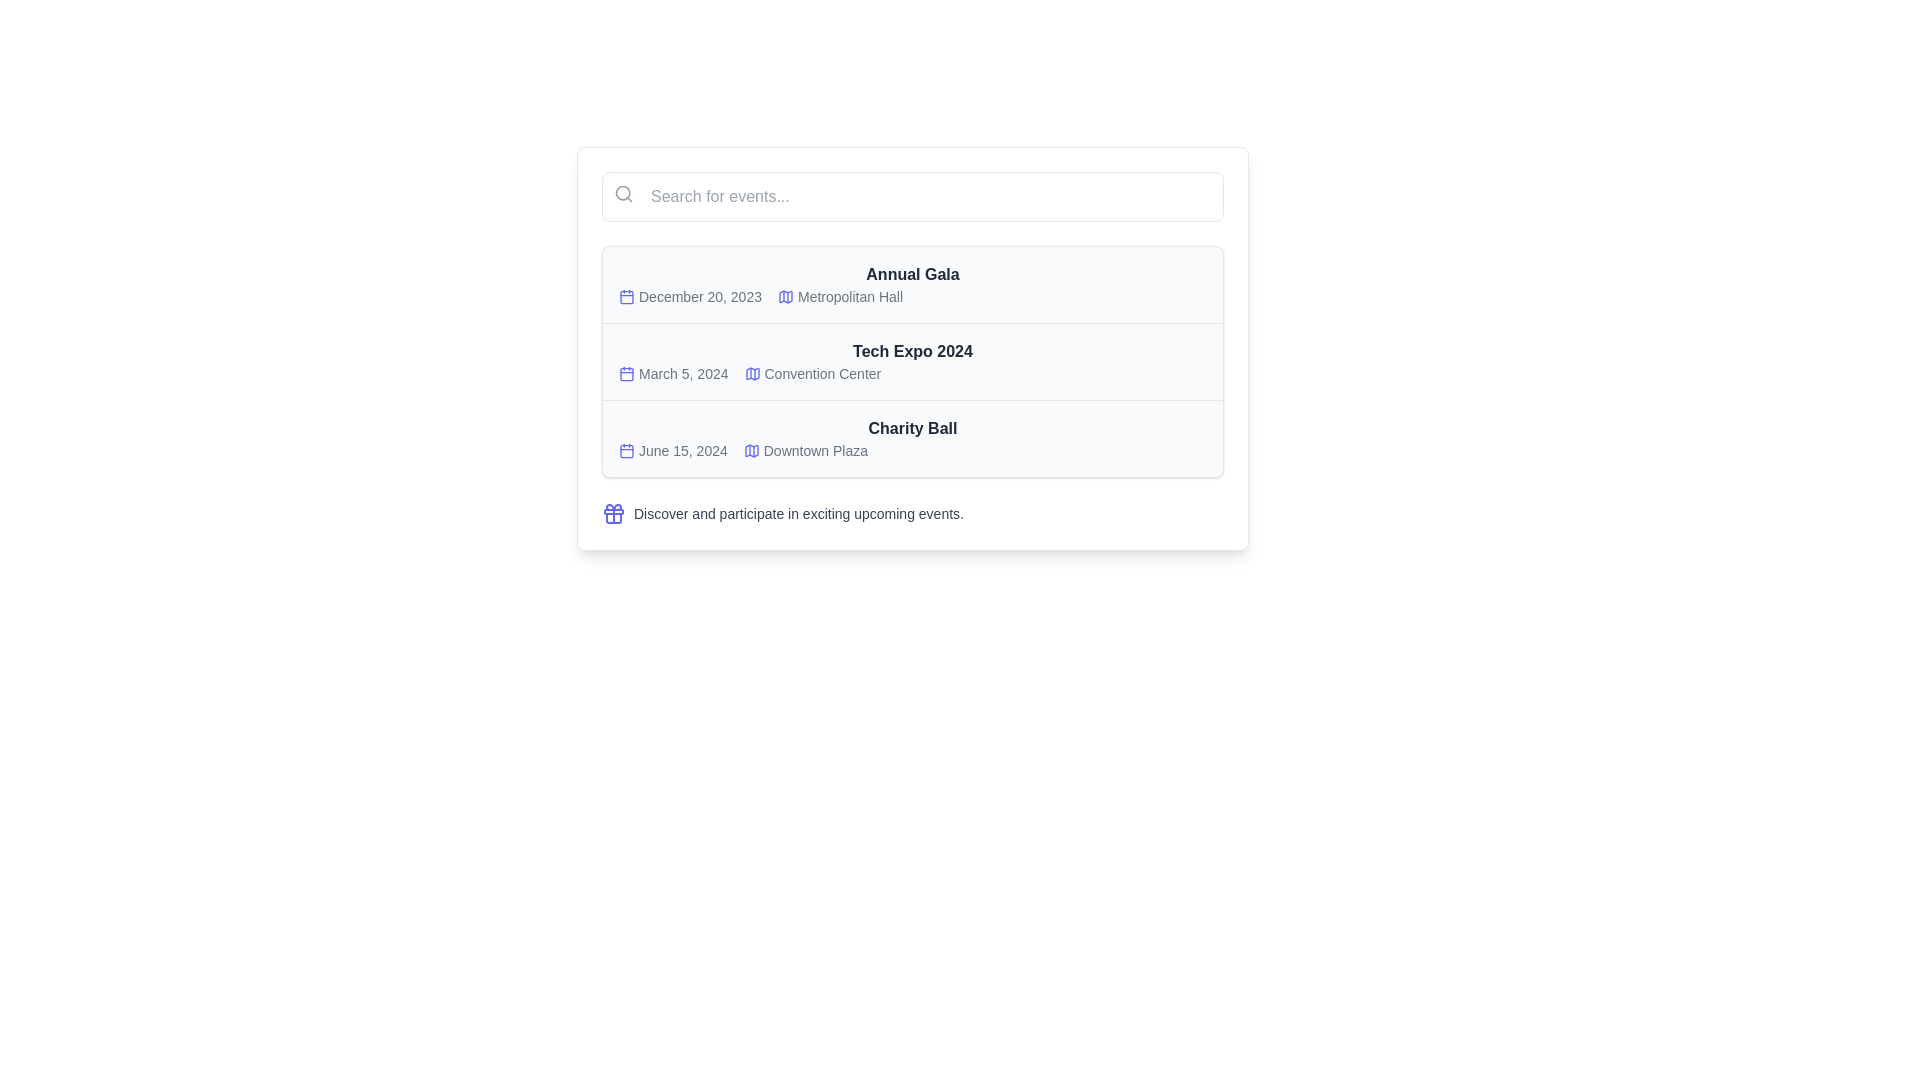  Describe the element at coordinates (785, 297) in the screenshot. I see `the small light indigo map icon located immediately to the left of the text 'Metropolitan Hall' in the row describing the 'Annual Gala' event scheduled for December 20, 2023` at that location.